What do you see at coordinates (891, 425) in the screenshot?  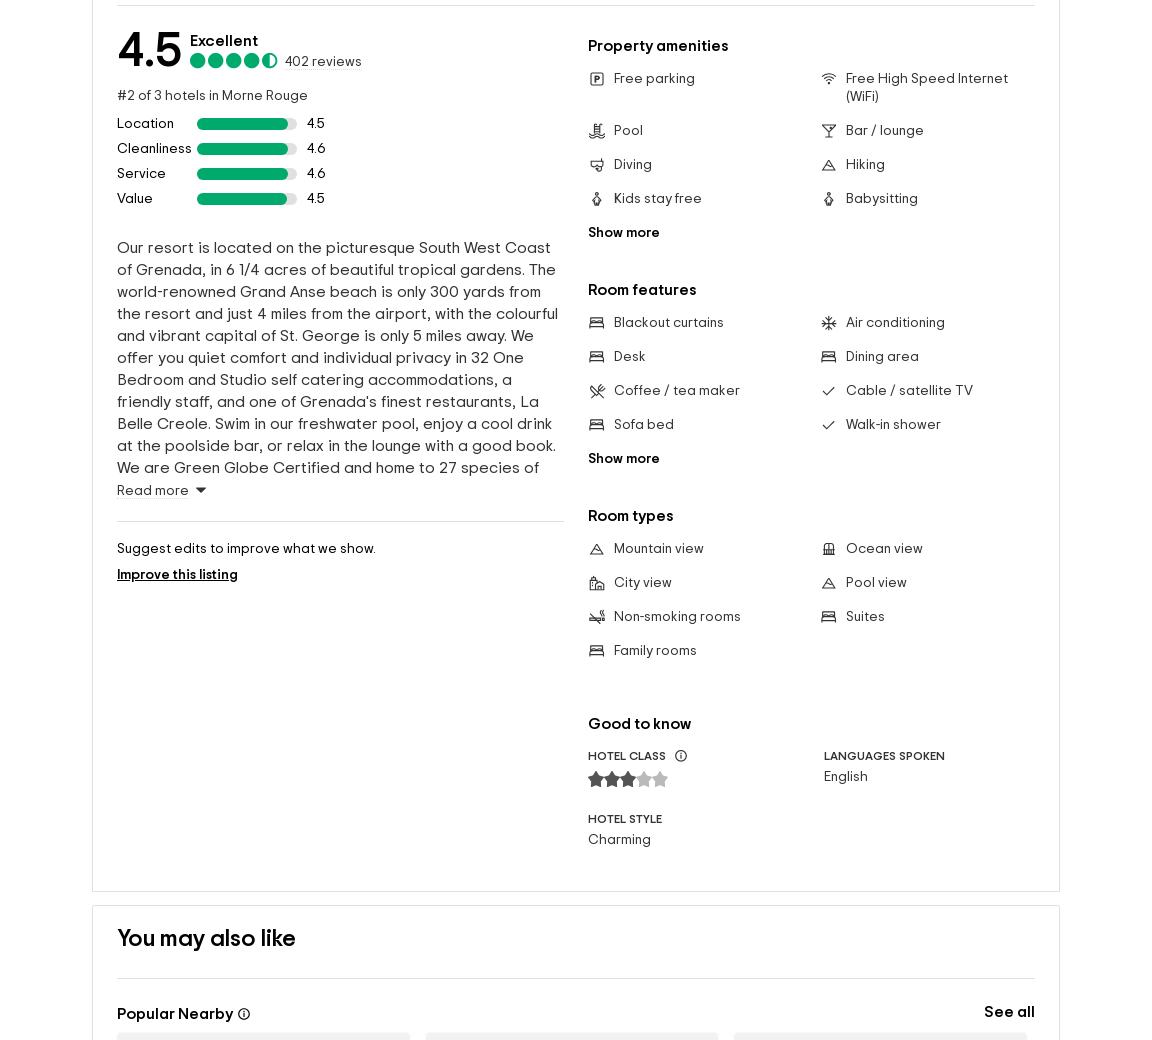 I see `'Walk-in shower'` at bounding box center [891, 425].